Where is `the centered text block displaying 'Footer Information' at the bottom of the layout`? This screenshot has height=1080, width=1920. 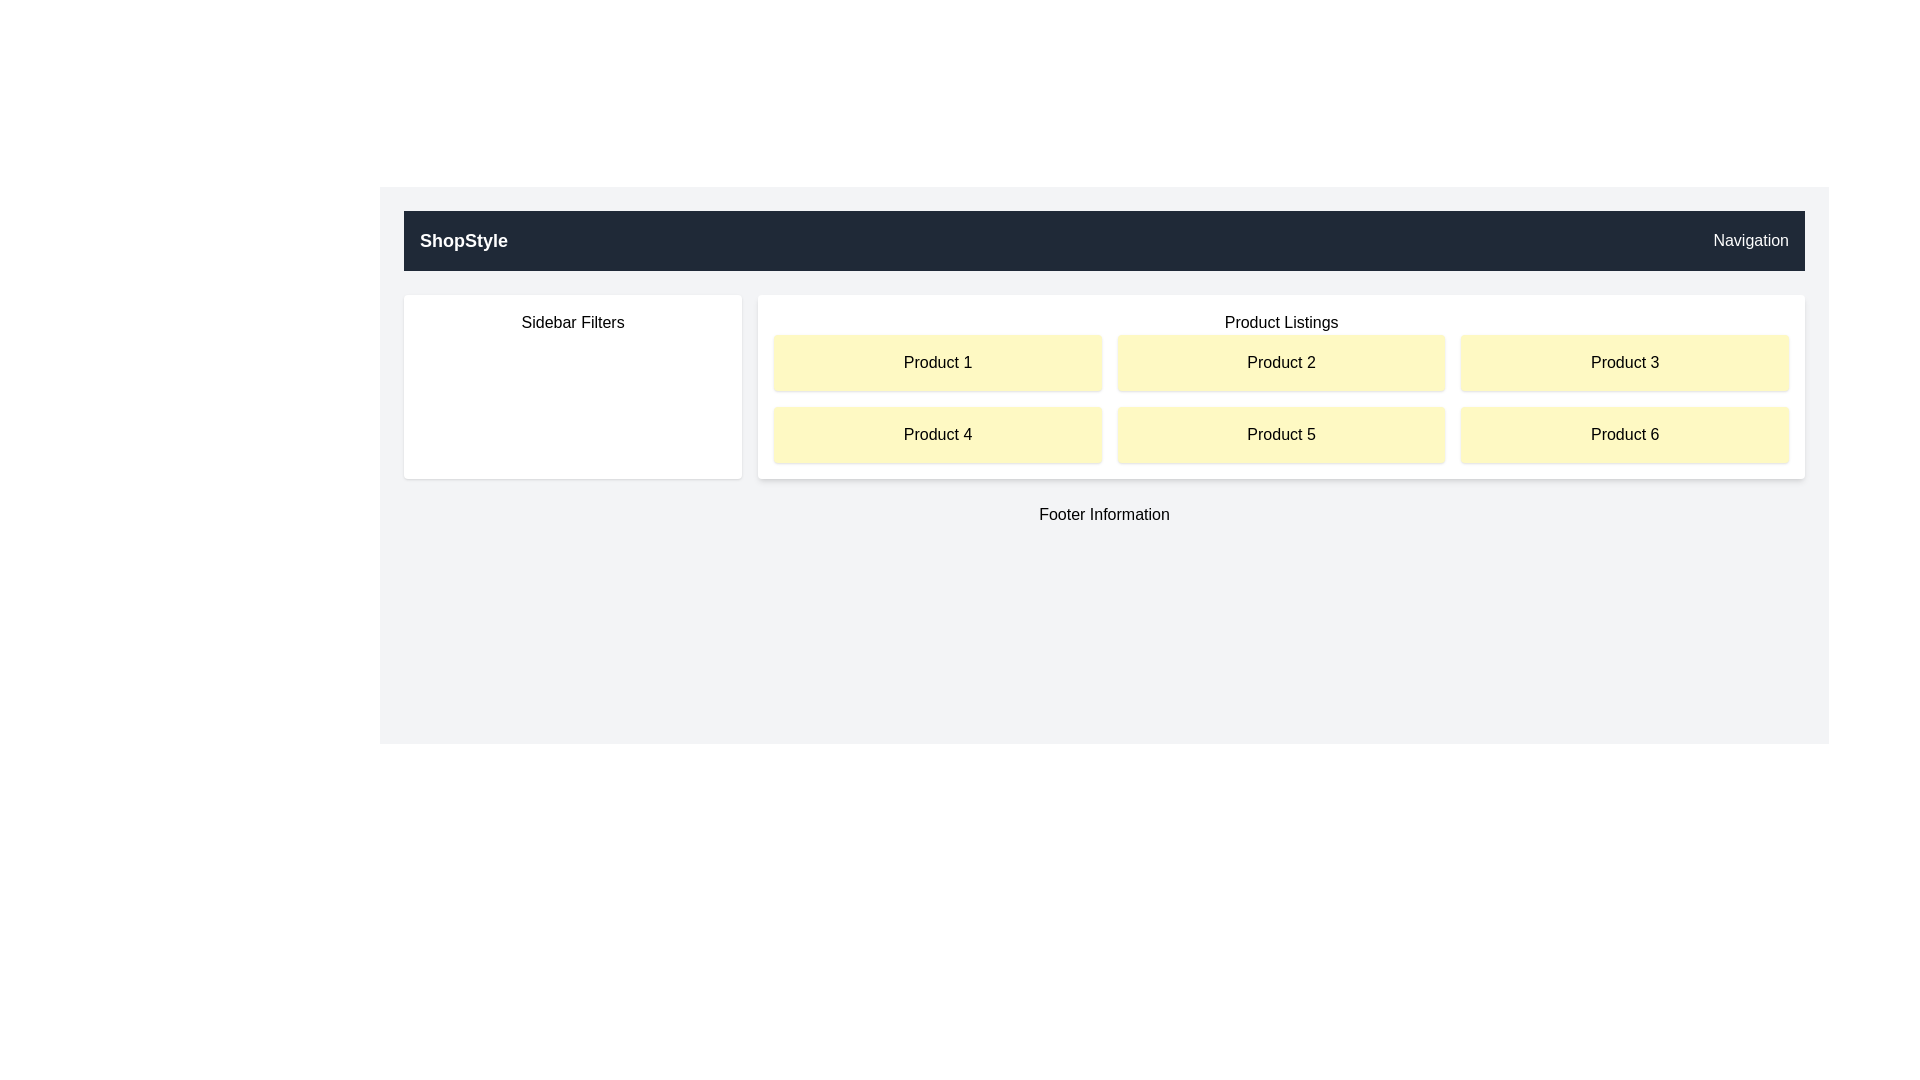
the centered text block displaying 'Footer Information' at the bottom of the layout is located at coordinates (1103, 514).